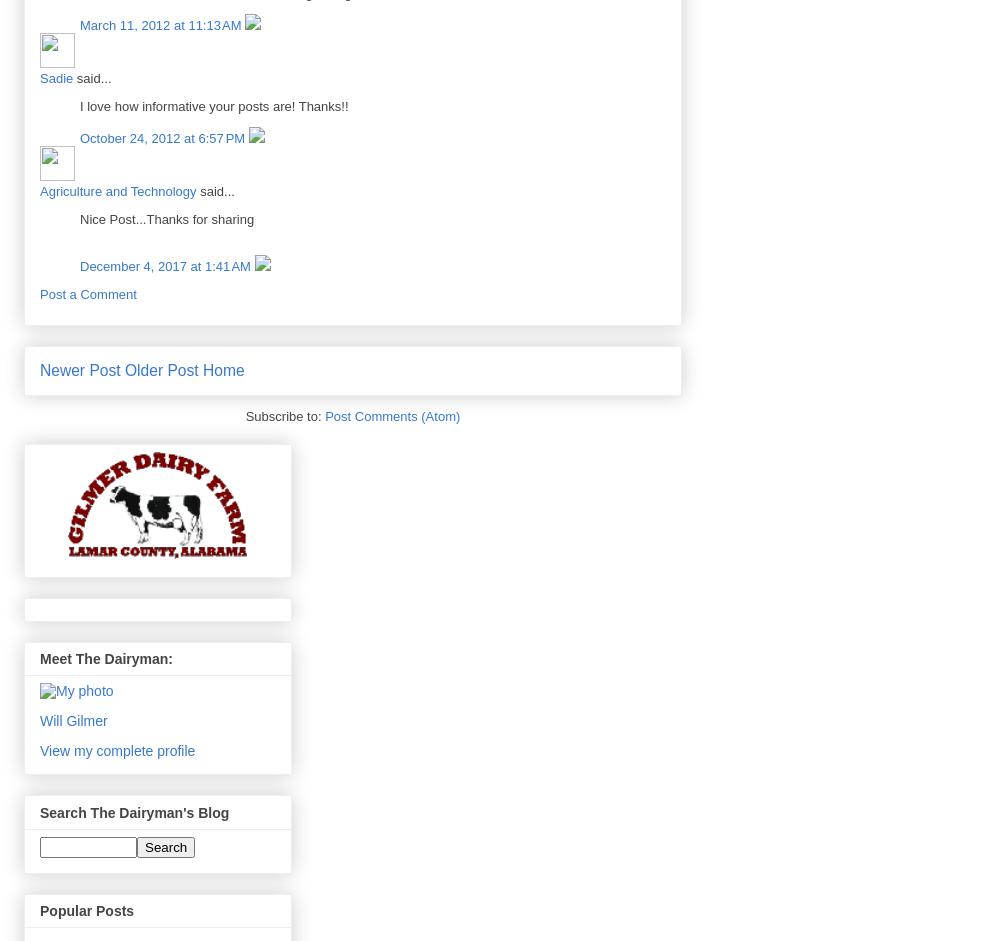 The image size is (998, 941). Describe the element at coordinates (213, 106) in the screenshot. I see `'I love how informative your posts are! Thanks!!'` at that location.